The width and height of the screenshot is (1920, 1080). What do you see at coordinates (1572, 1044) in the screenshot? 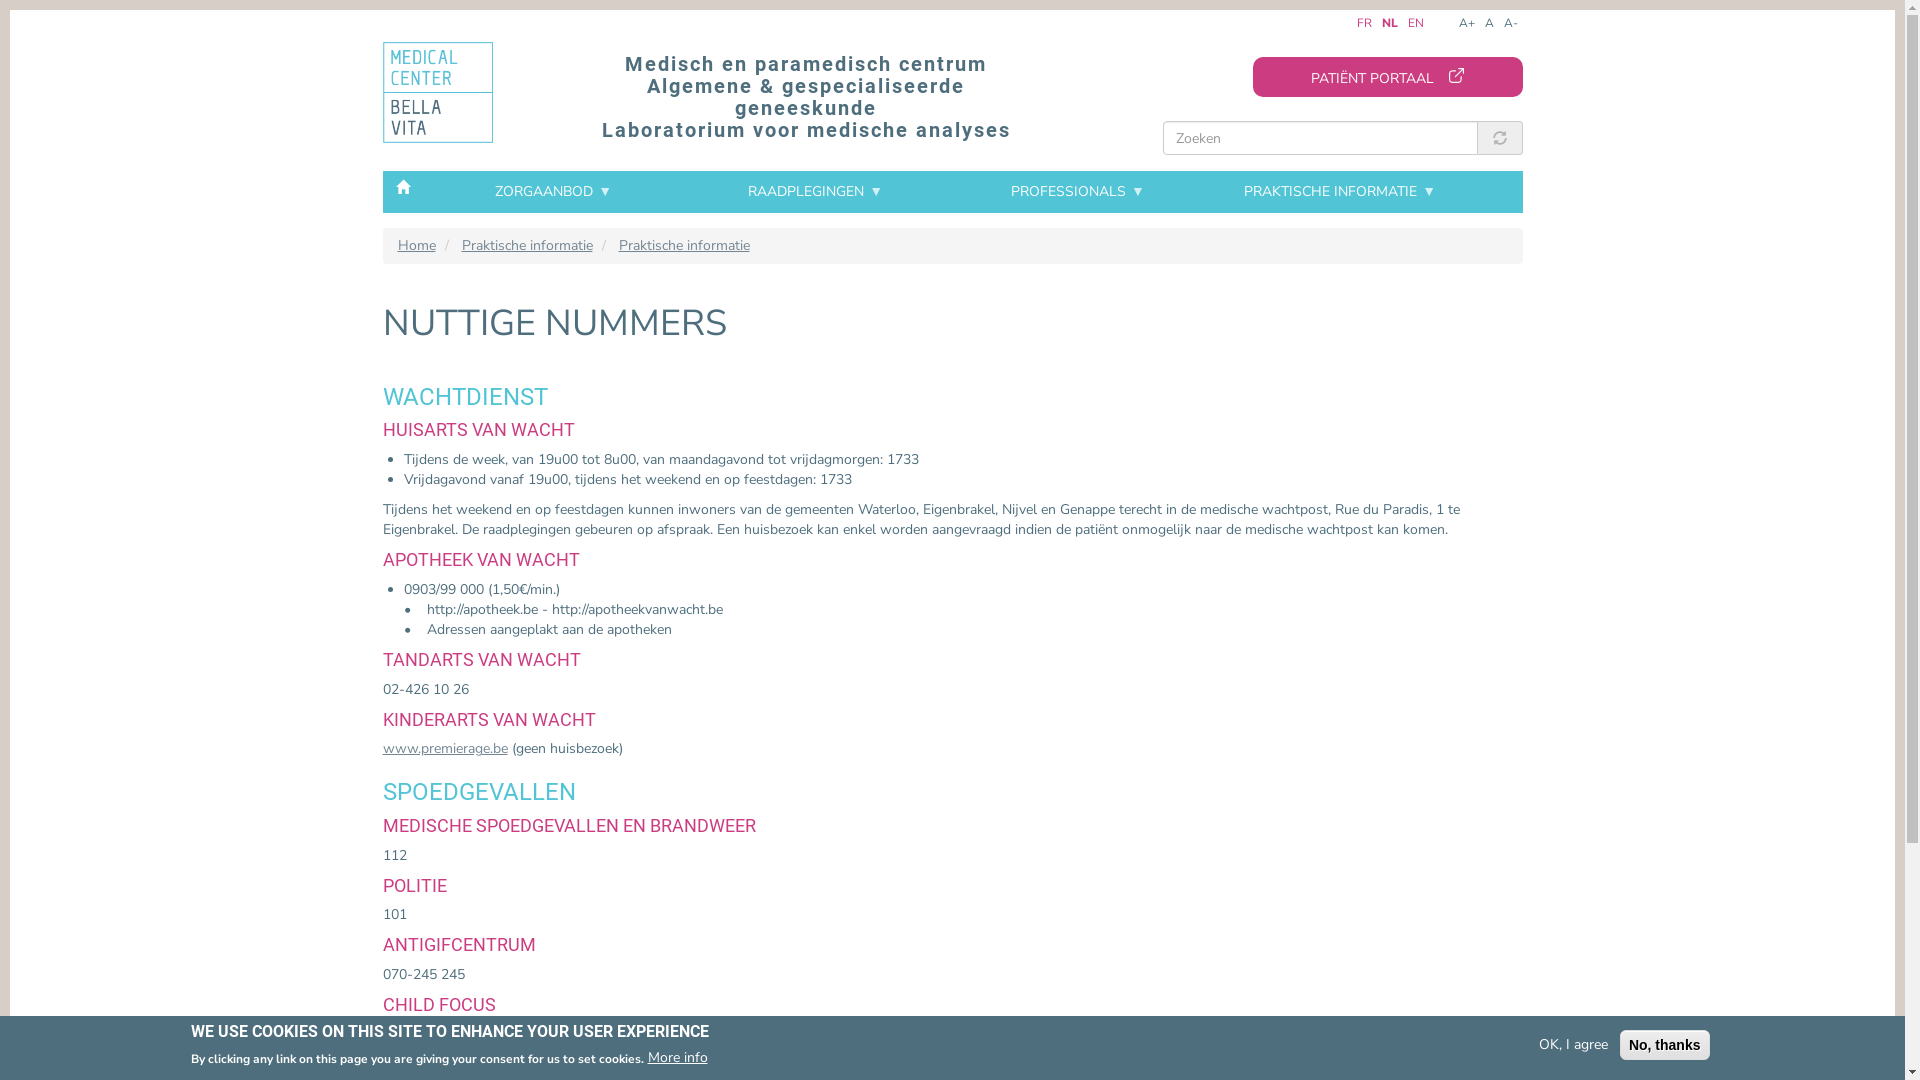
I see `'OK, I agree'` at bounding box center [1572, 1044].